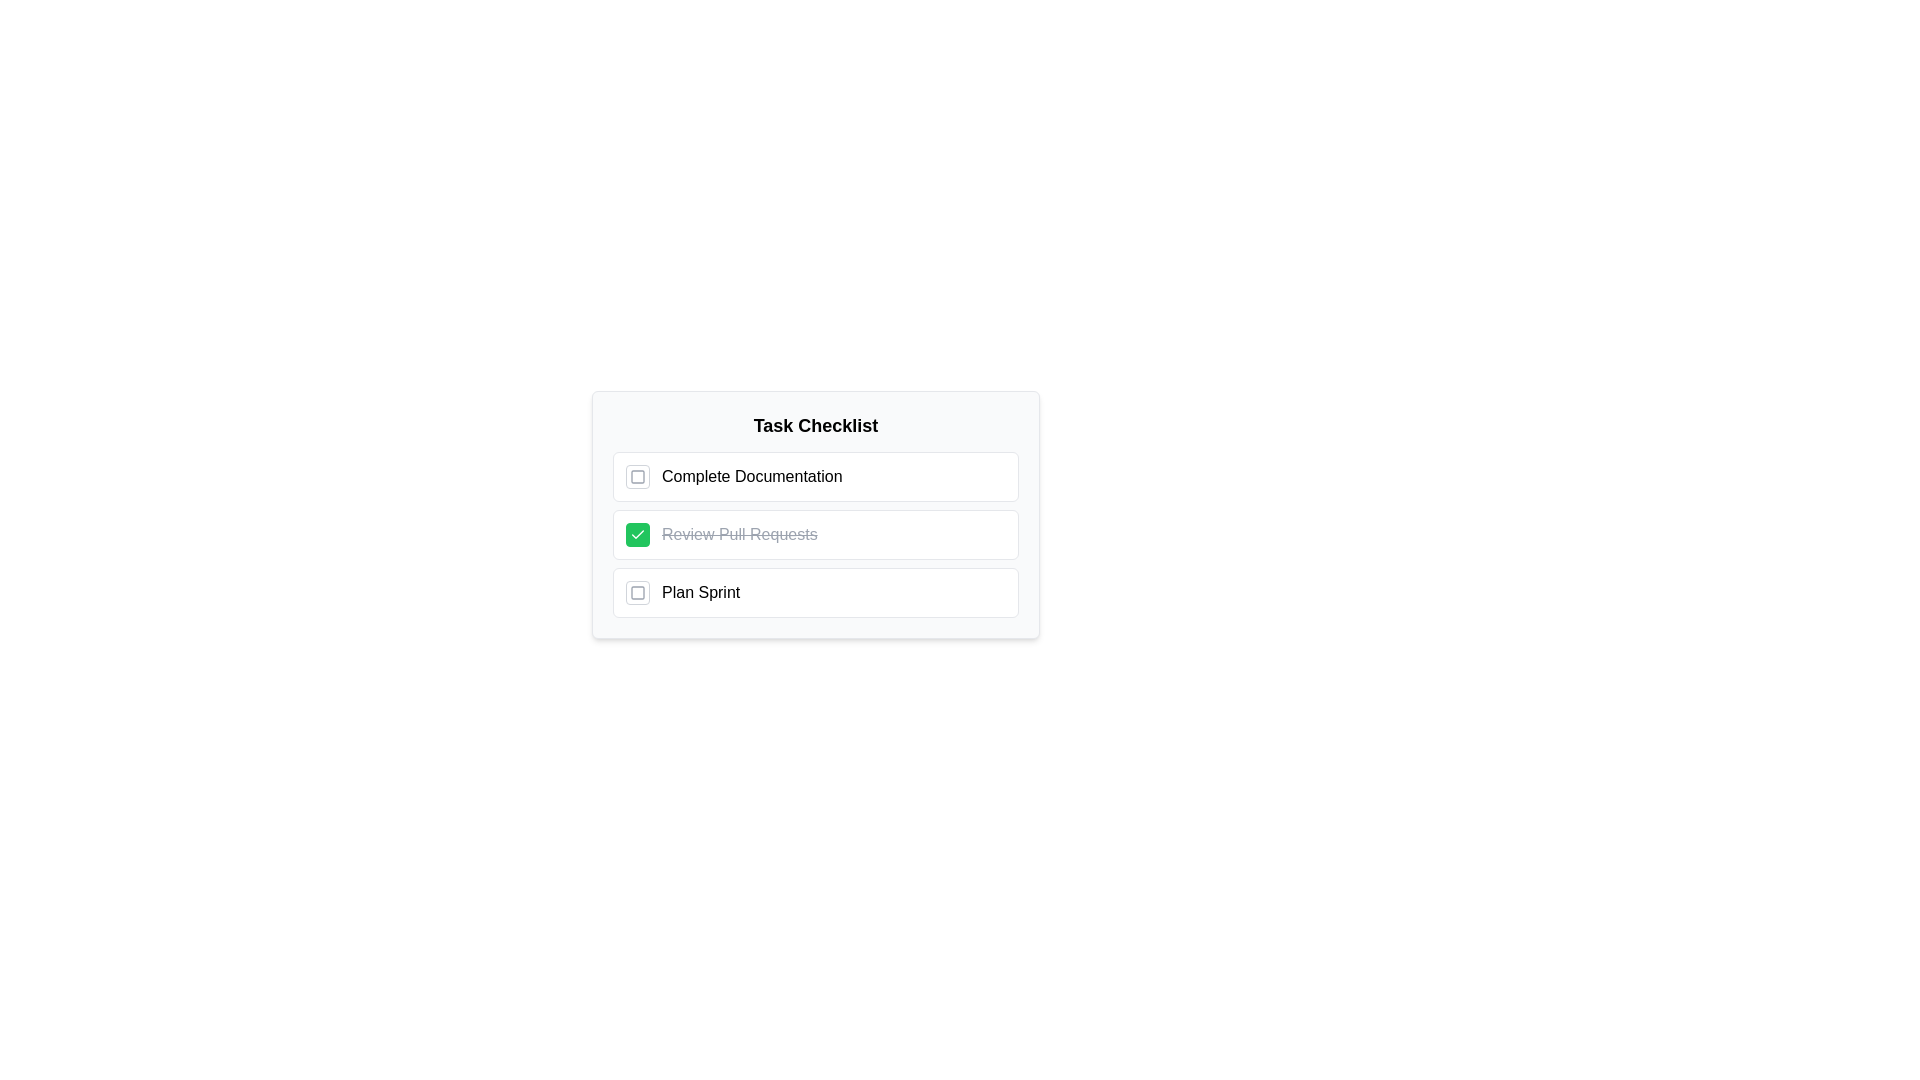 The image size is (1920, 1080). Describe the element at coordinates (637, 592) in the screenshot. I see `the checkbox located to the left of the text 'Plan Sprint', which is a small box with a rounded border and a light gray border color` at that location.